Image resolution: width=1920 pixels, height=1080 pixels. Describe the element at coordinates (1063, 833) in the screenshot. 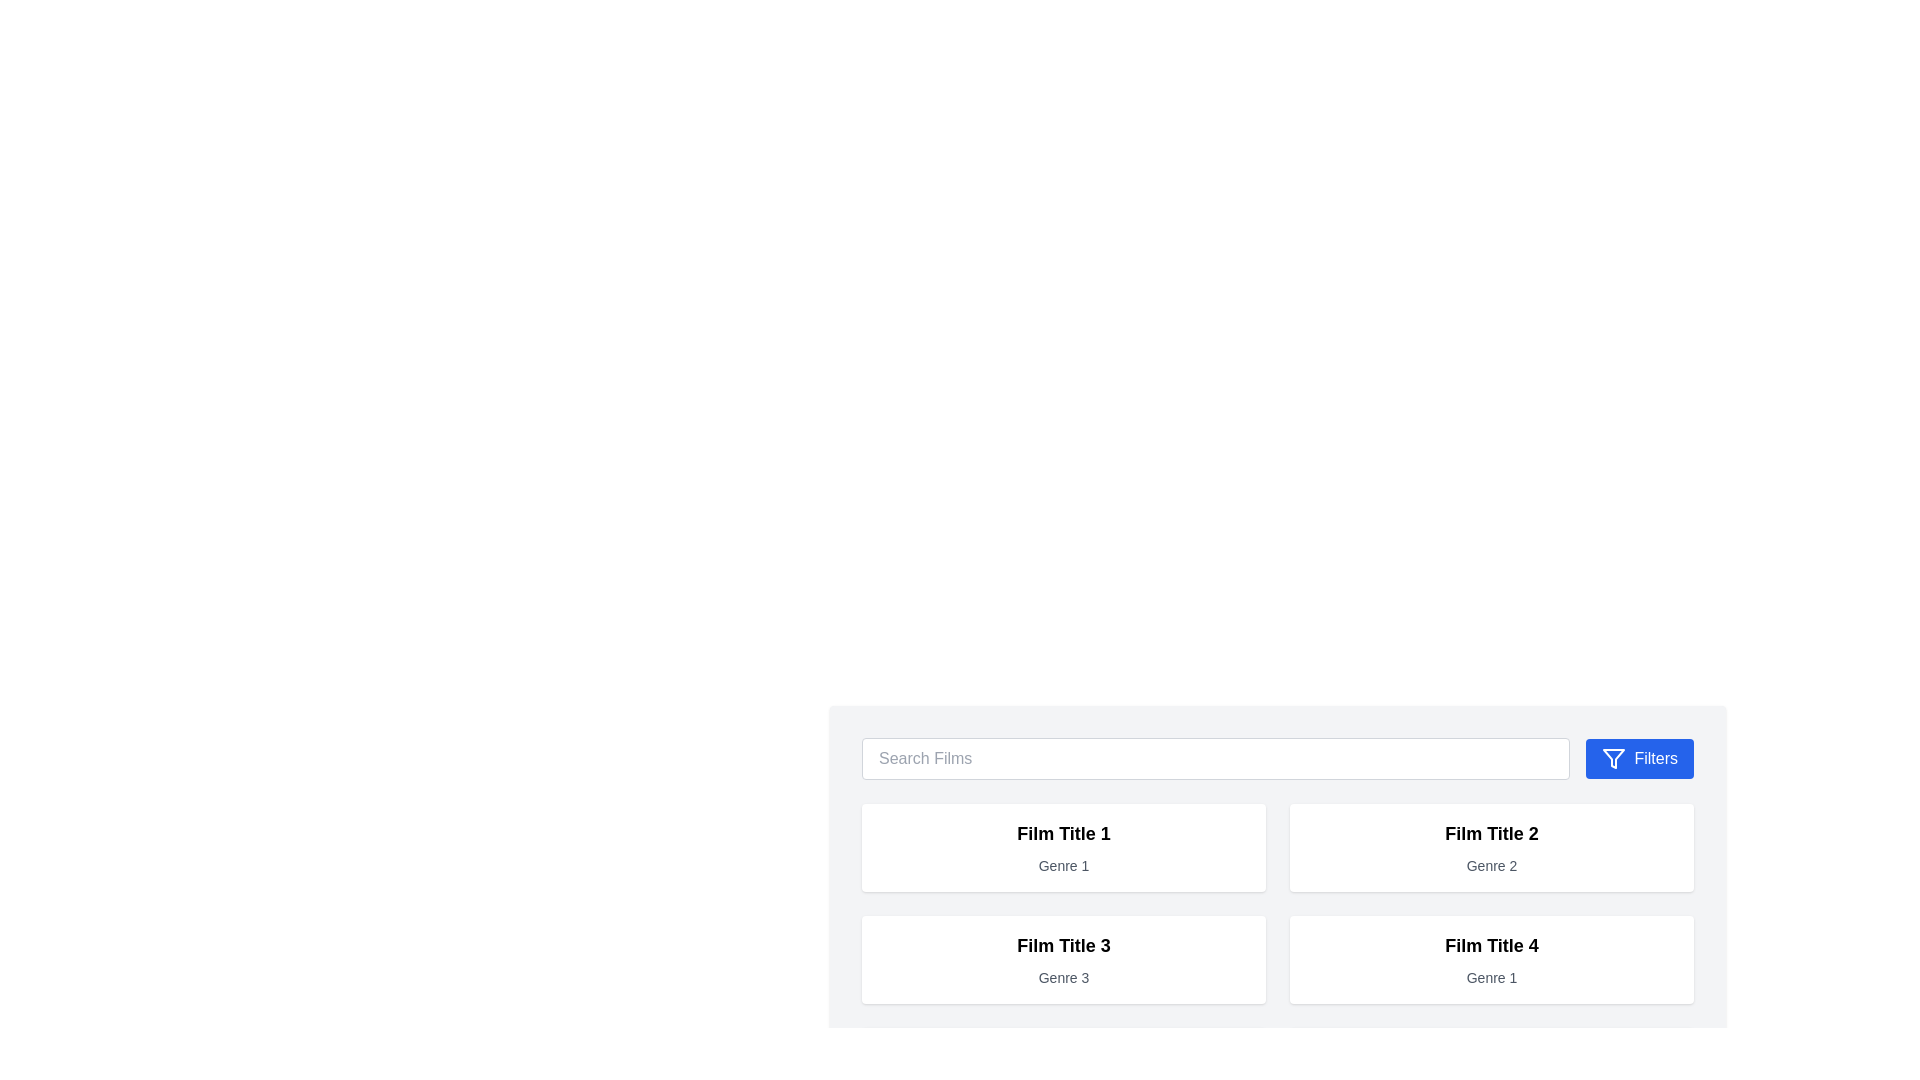

I see `text 'Film Title 1' displayed in bold, large font style located at the top-left corner of a card element` at that location.